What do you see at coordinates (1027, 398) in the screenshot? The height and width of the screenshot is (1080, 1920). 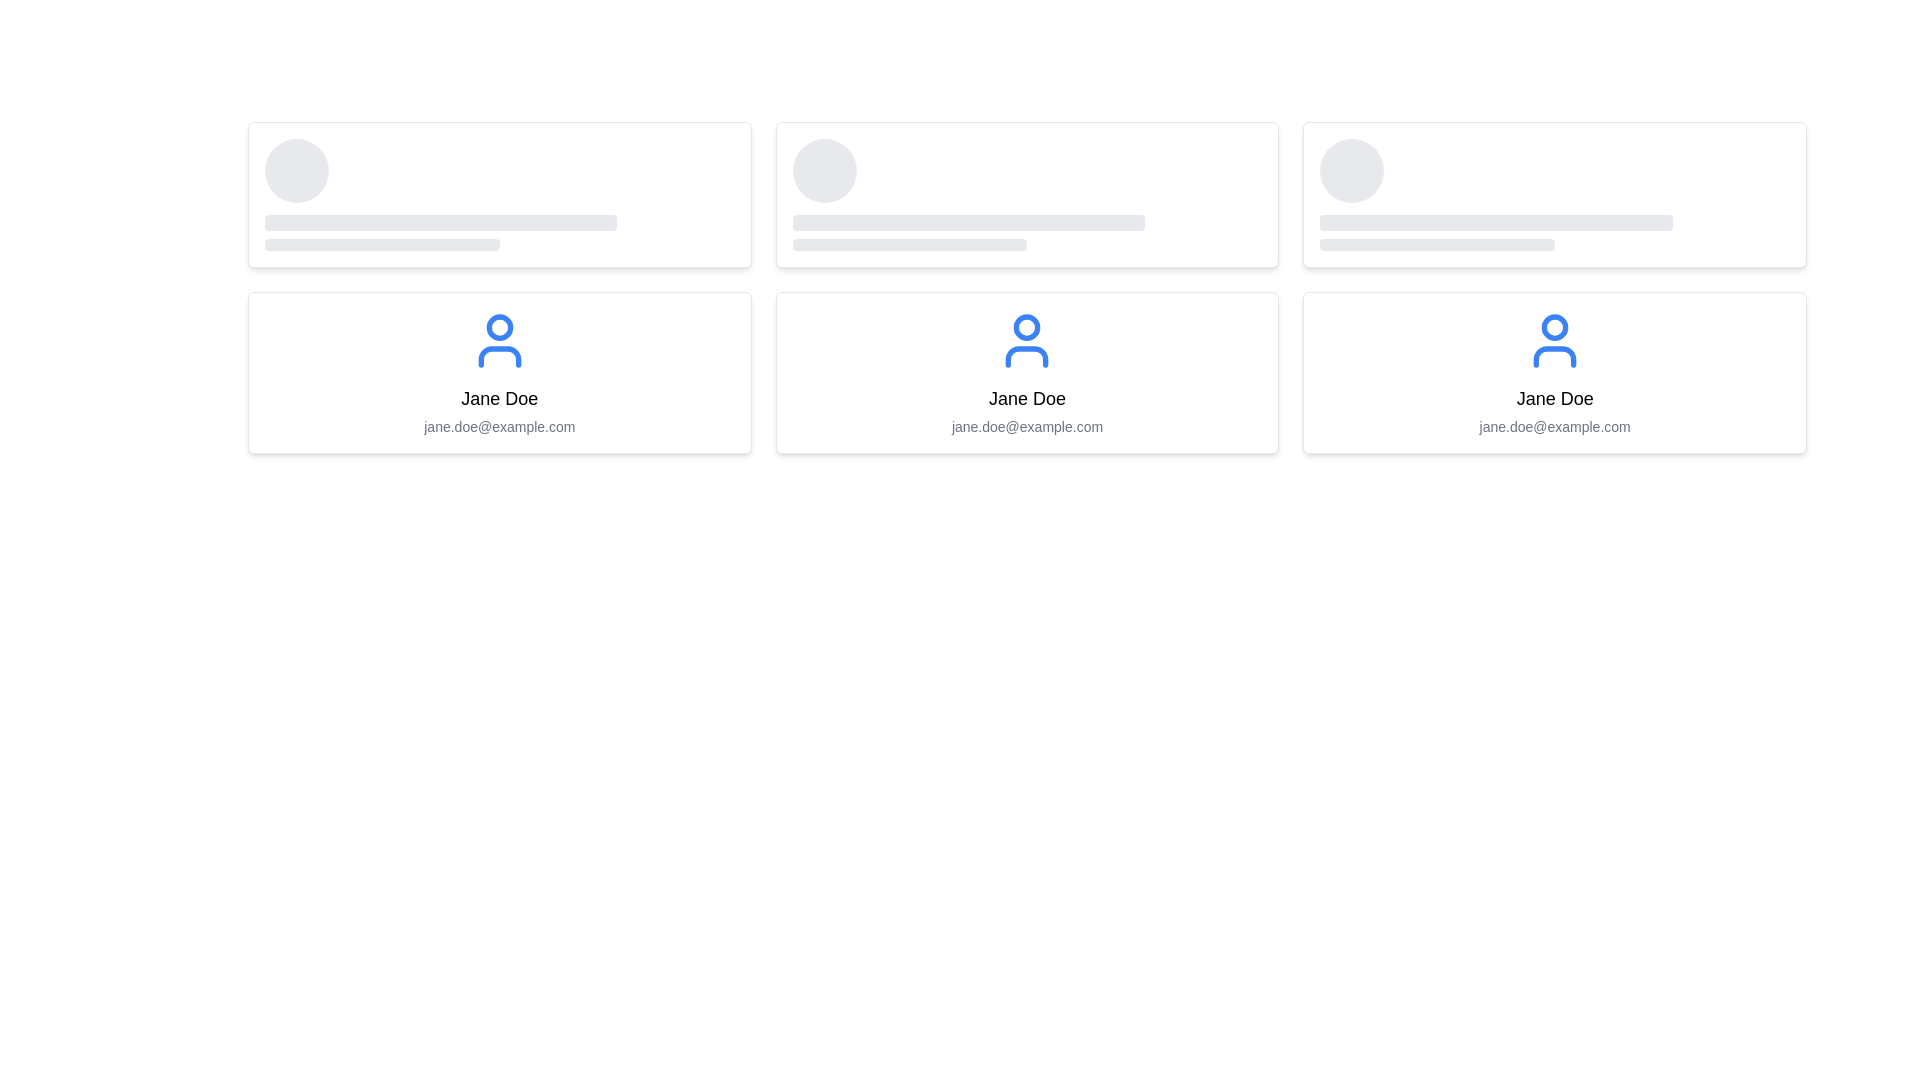 I see `the user name label displayed in the middle card of the three cards, which is located directly below the user icon and above the email text 'jane.doe@example.com'` at bounding box center [1027, 398].